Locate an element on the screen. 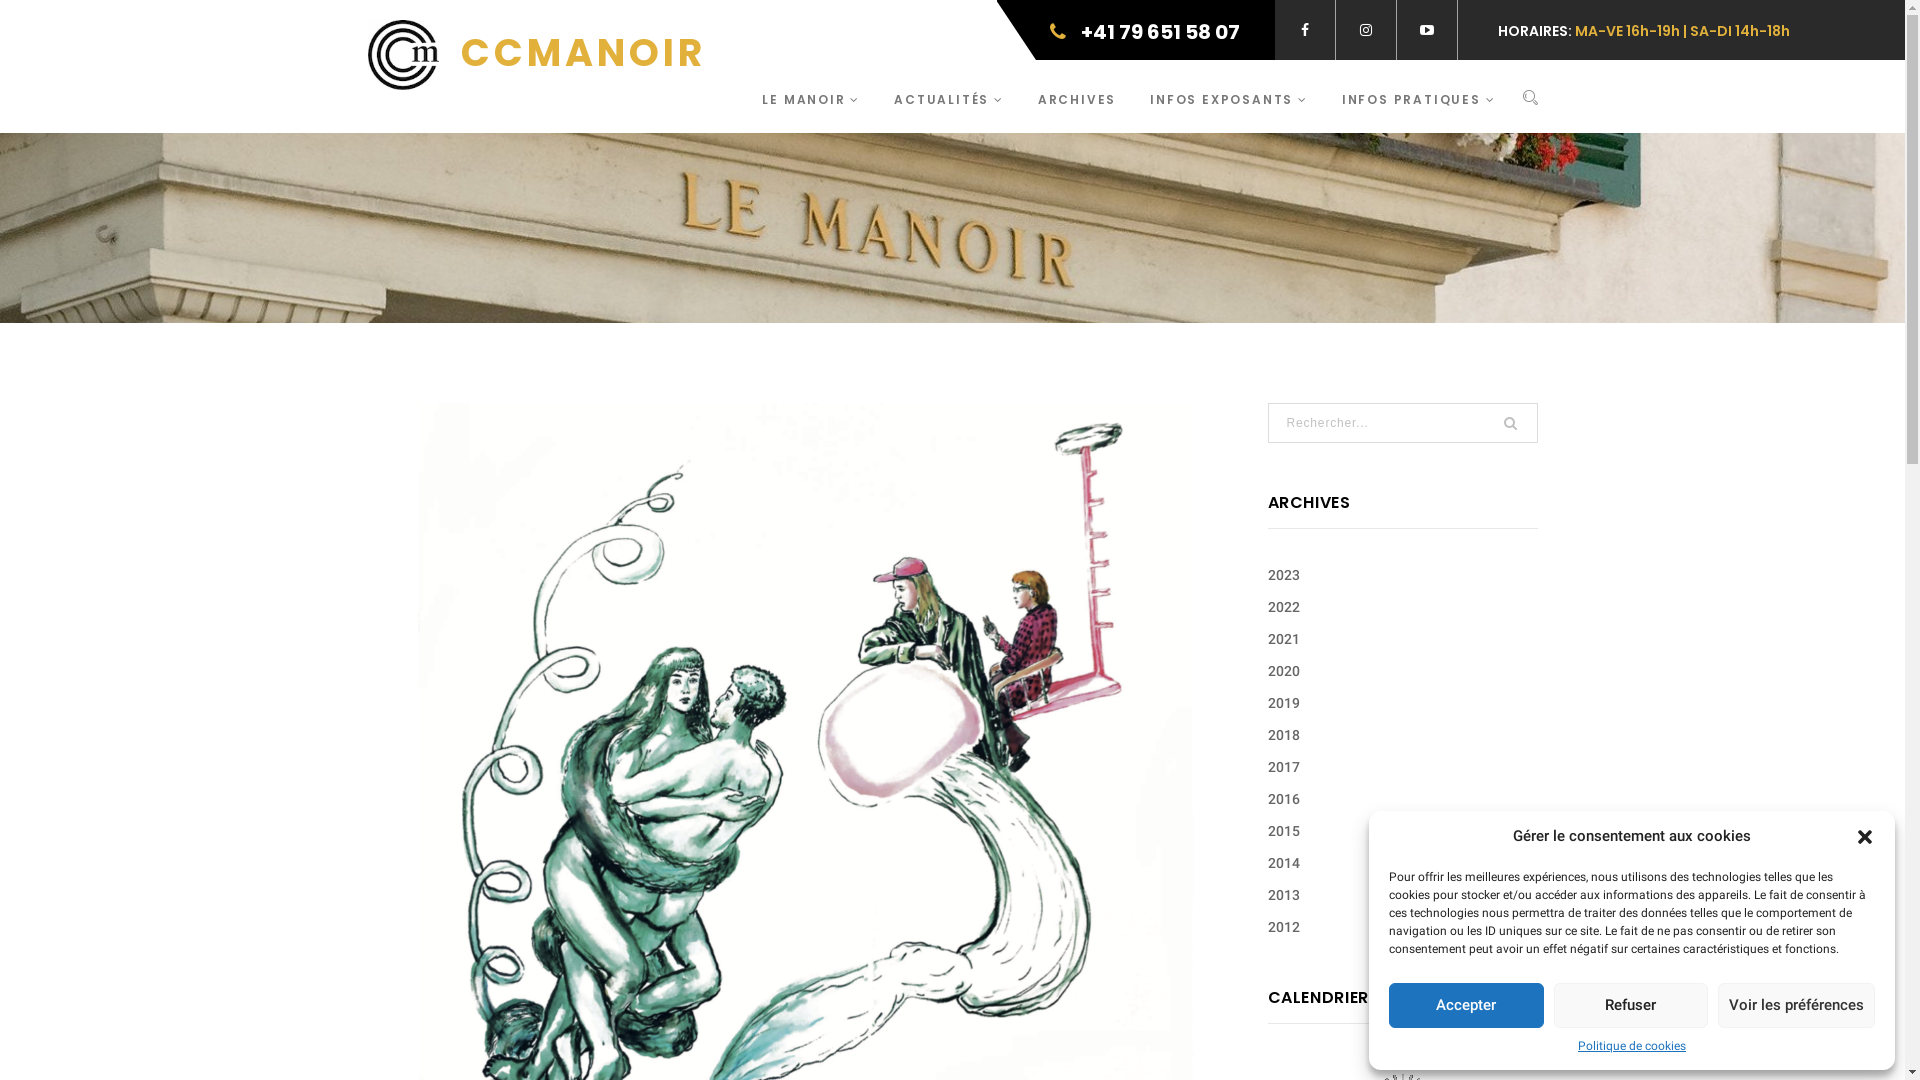  'Politique de cookies' is located at coordinates (1632, 1045).